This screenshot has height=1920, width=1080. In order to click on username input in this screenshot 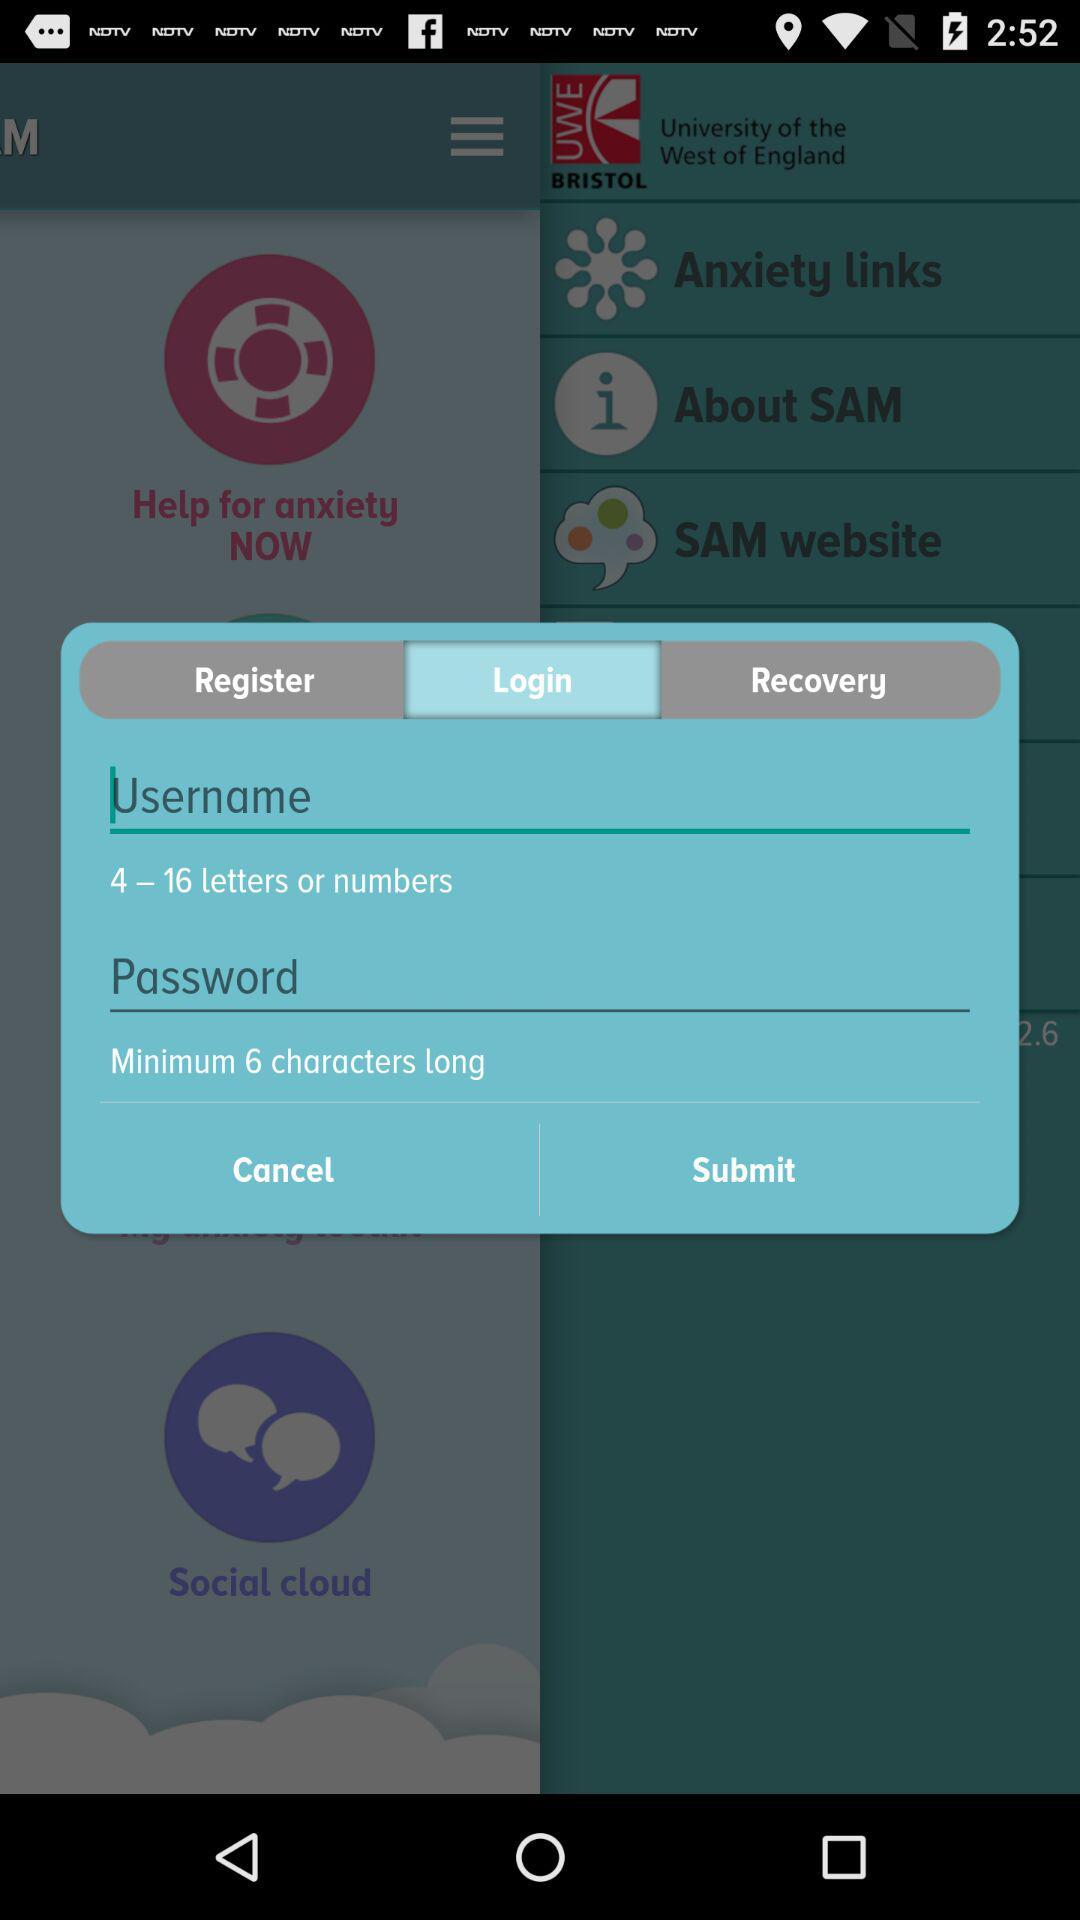, I will do `click(540, 795)`.